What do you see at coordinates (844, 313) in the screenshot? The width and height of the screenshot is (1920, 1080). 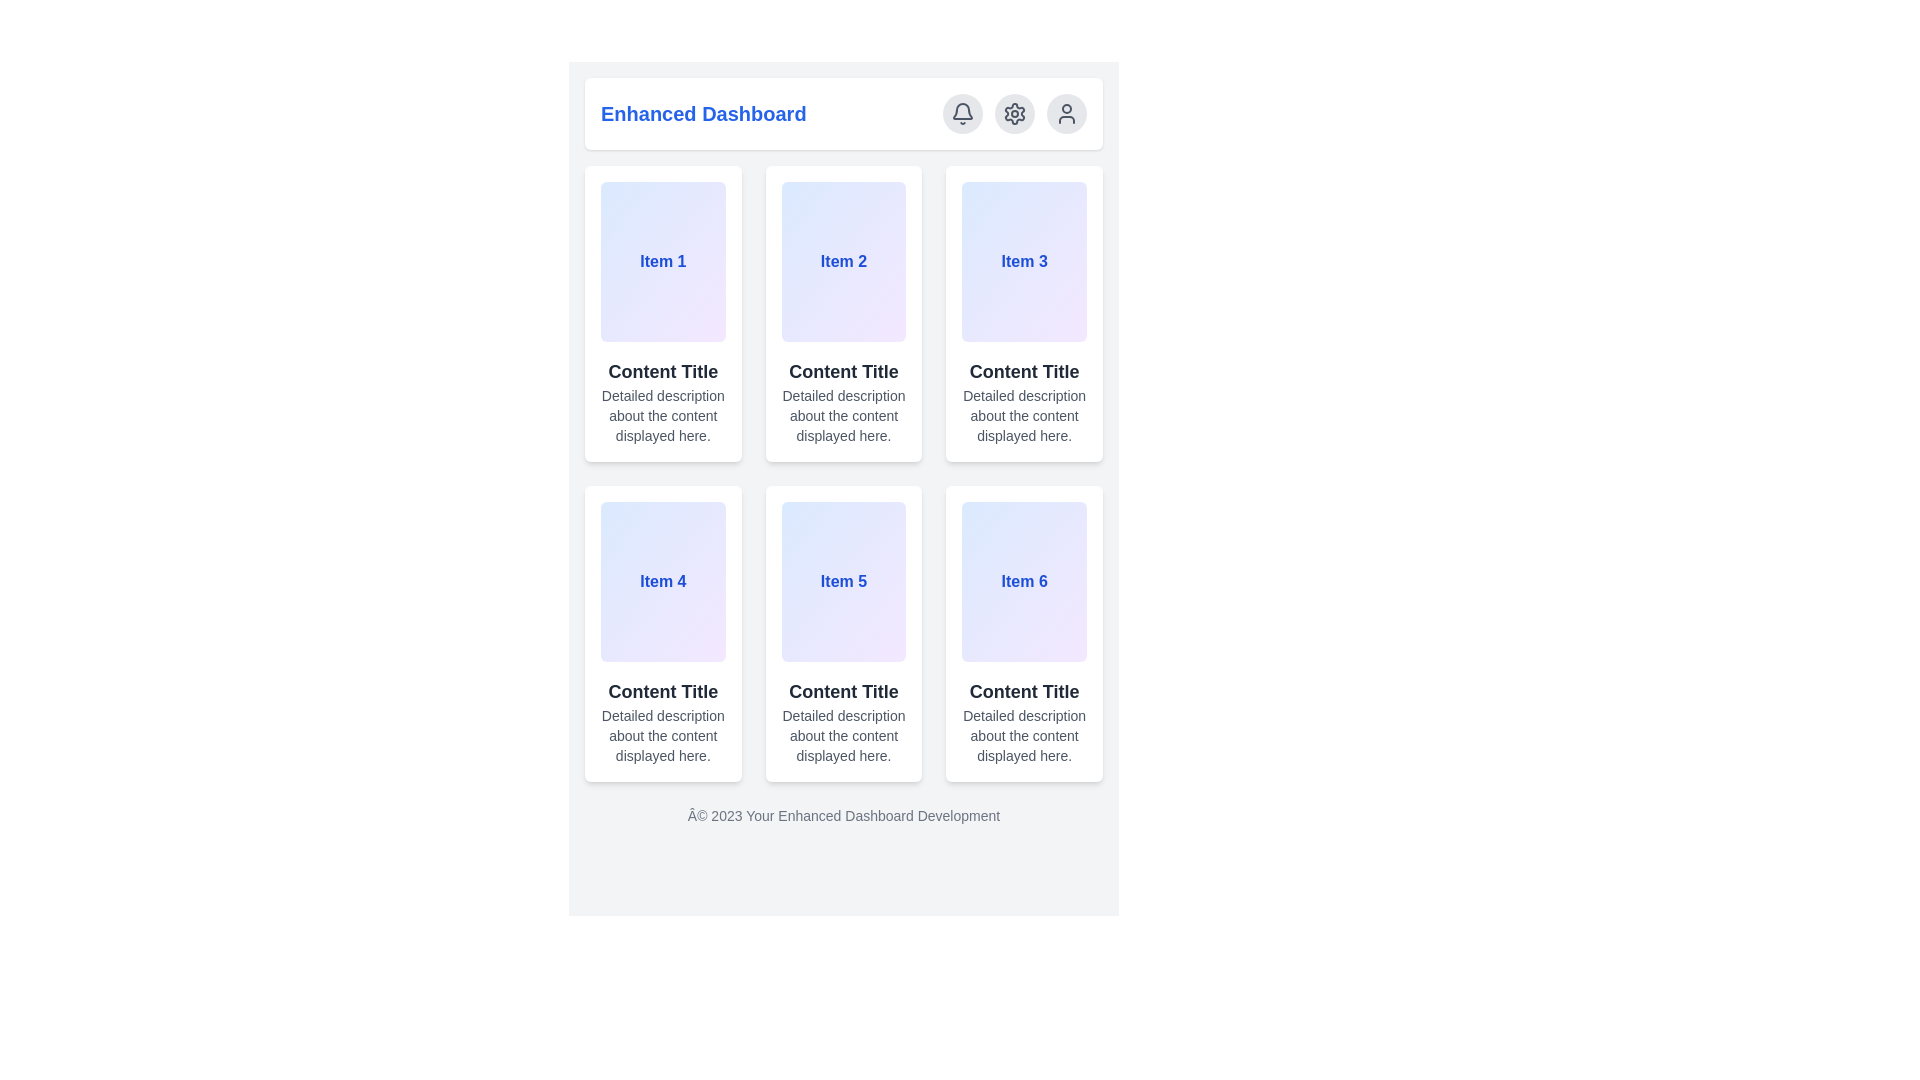 I see `the second card in the grid layout, which presents summarized information about a specific topic` at bounding box center [844, 313].